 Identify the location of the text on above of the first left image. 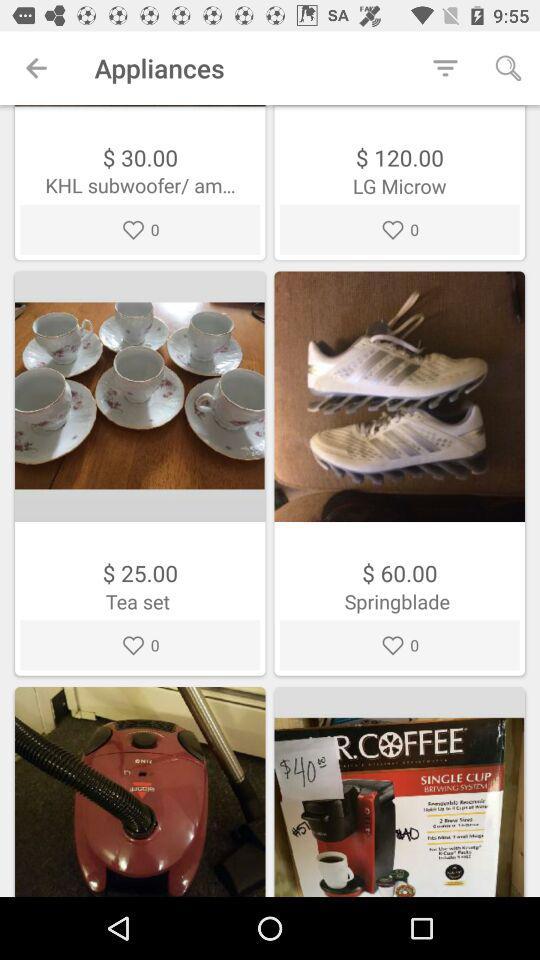
(139, 185).